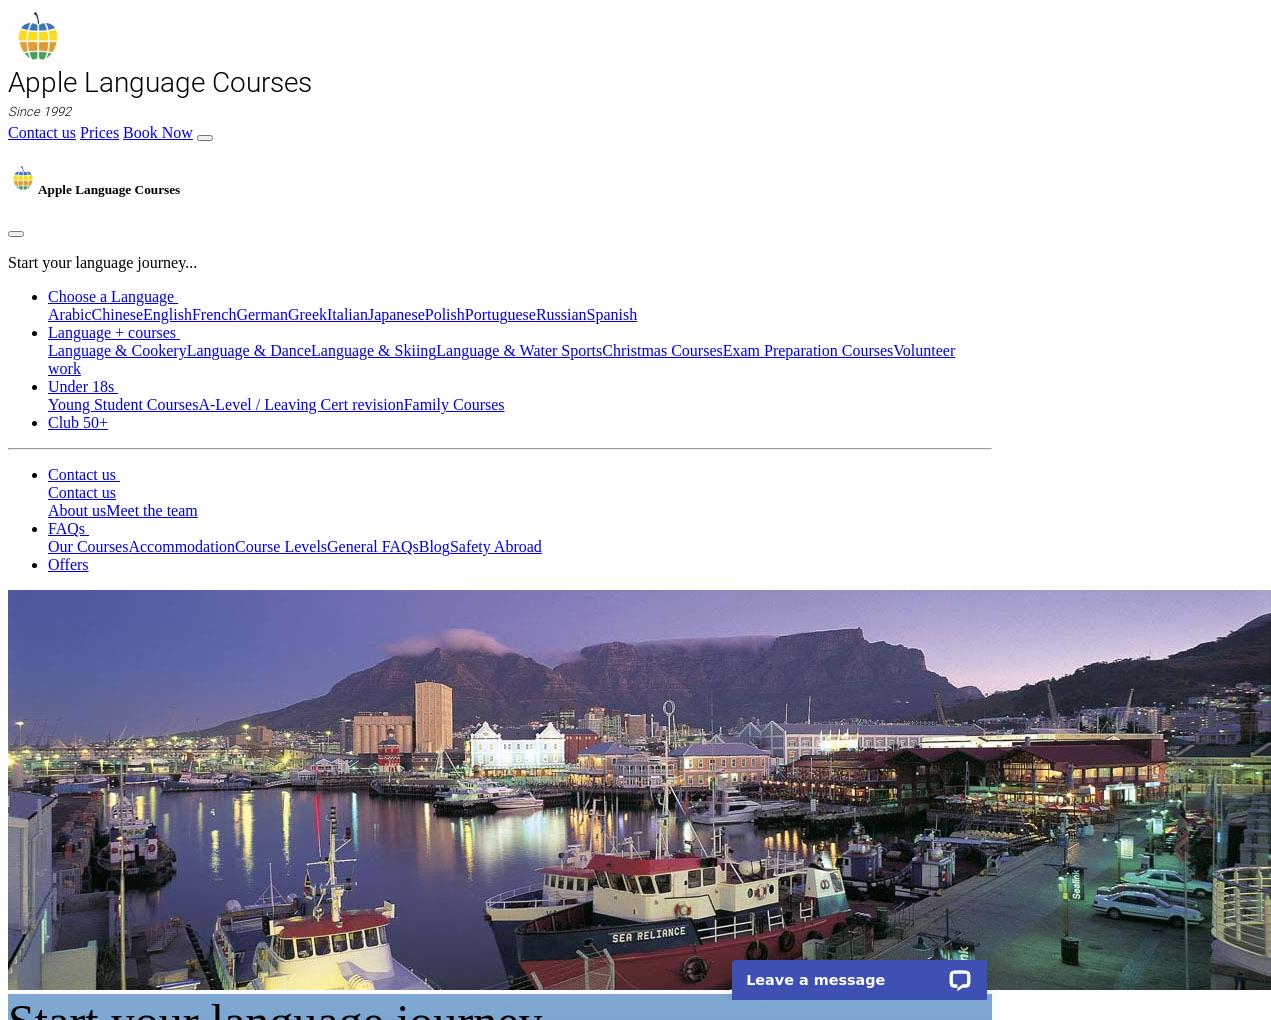 This screenshot has width=1271, height=1020. Describe the element at coordinates (156, 132) in the screenshot. I see `'Book Now'` at that location.